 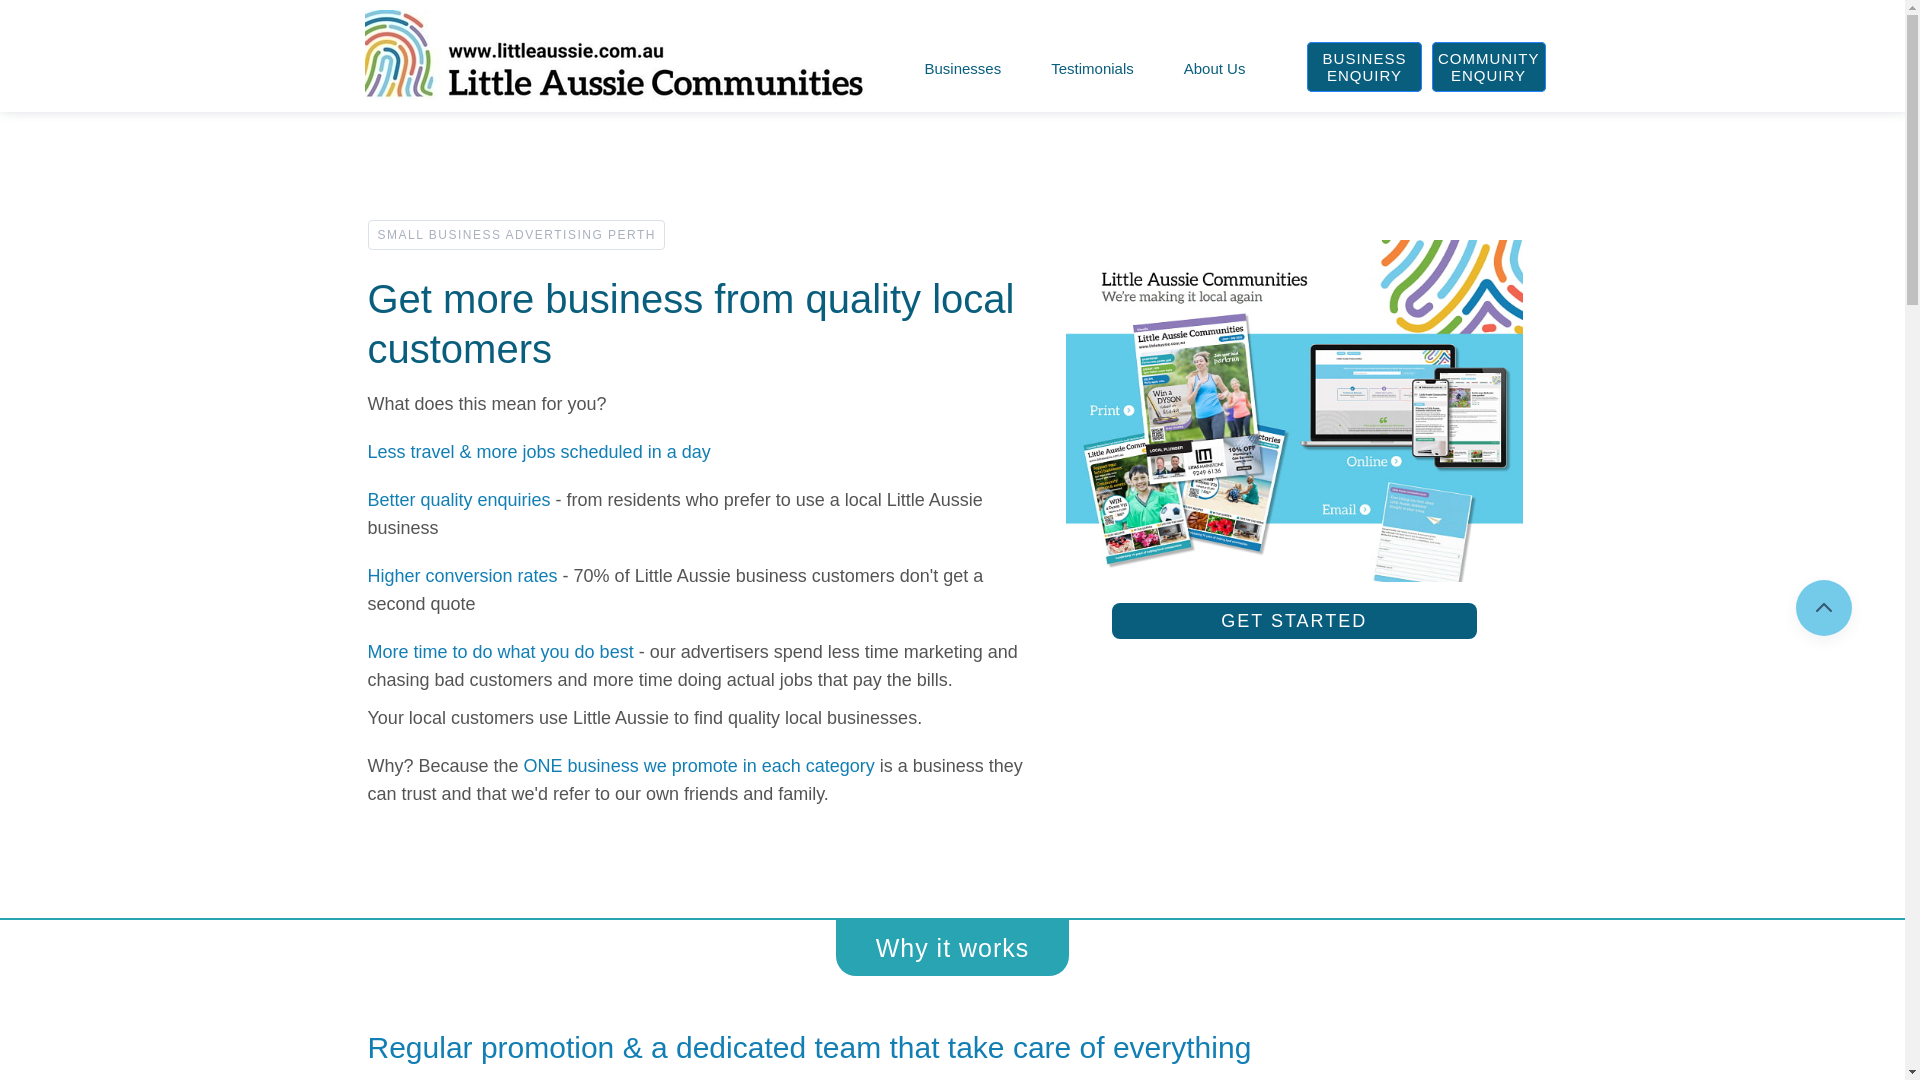 What do you see at coordinates (1179, 68) in the screenshot?
I see `'About Us'` at bounding box center [1179, 68].